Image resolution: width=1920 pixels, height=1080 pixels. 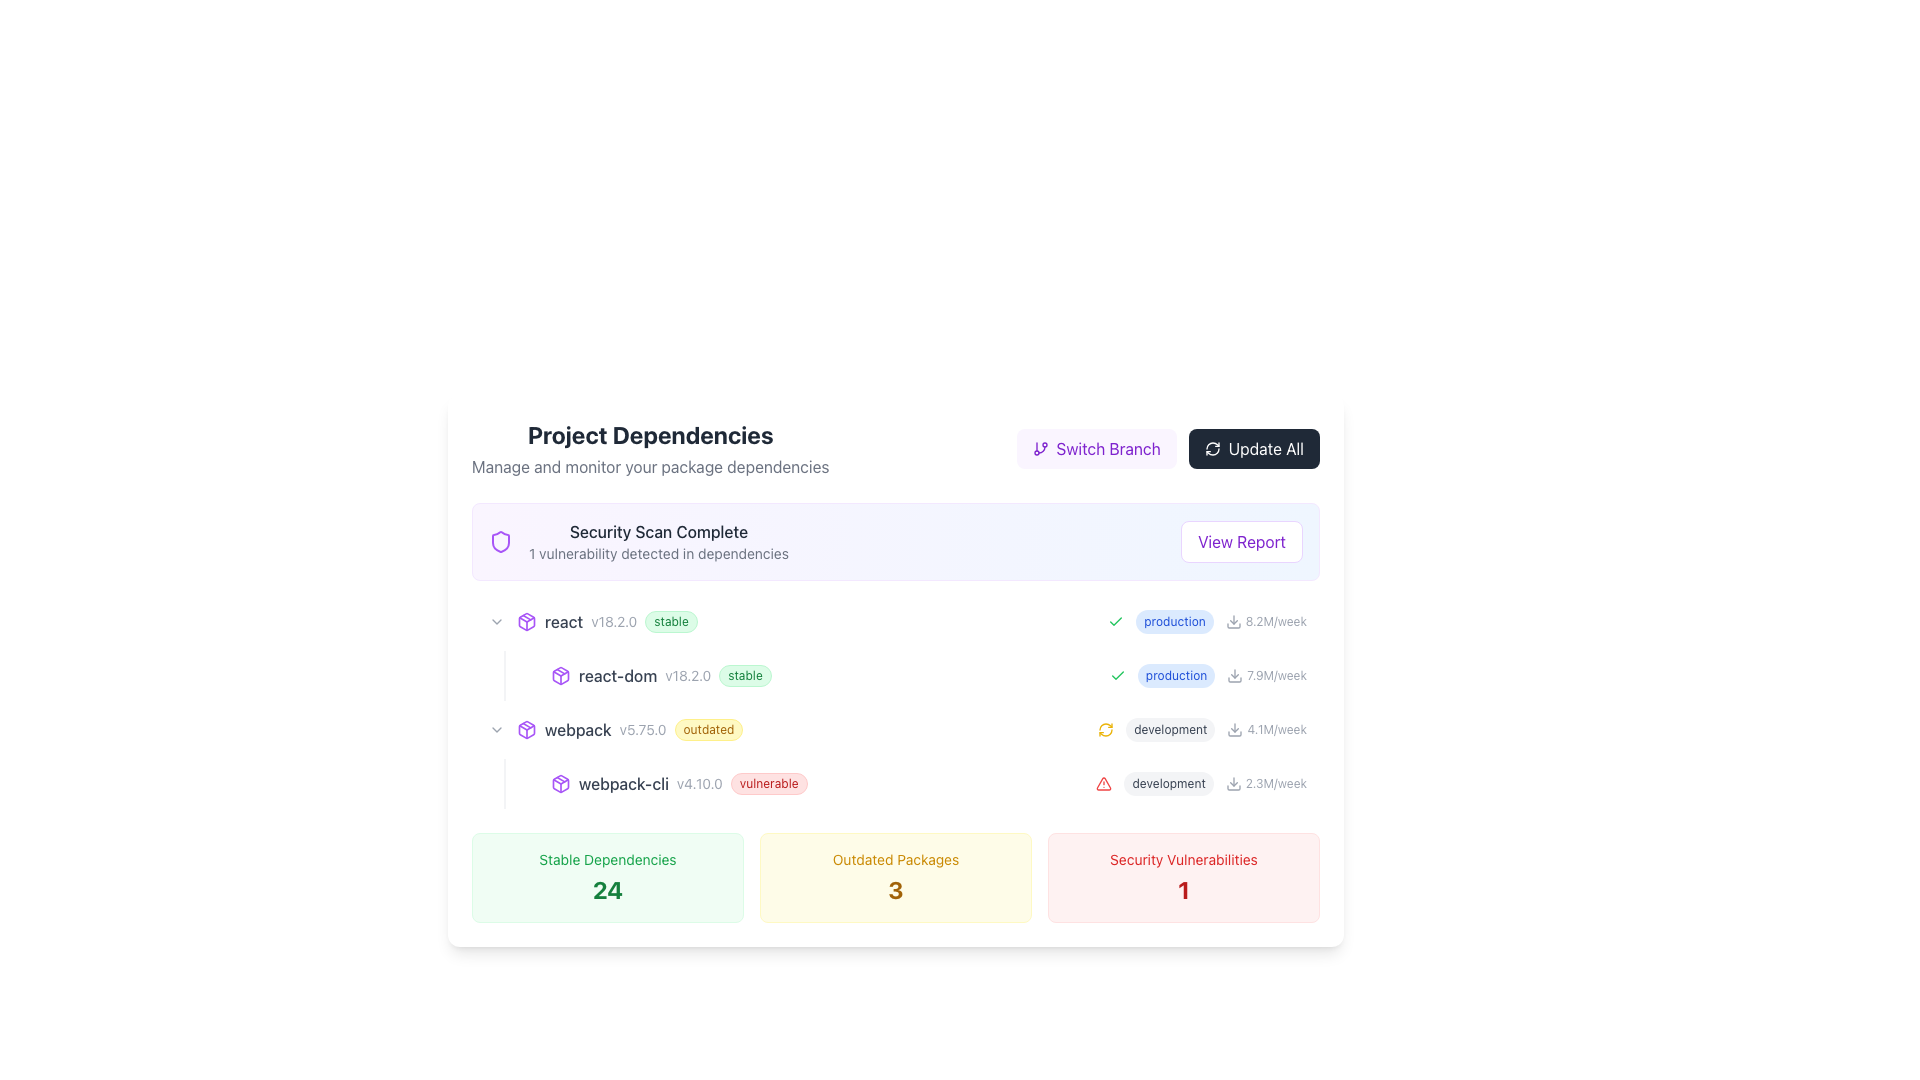 I want to click on the decorative icon representing the 'webpack' dependency located to the left of the text 'webpack v5.75.0 outdated', so click(x=527, y=729).